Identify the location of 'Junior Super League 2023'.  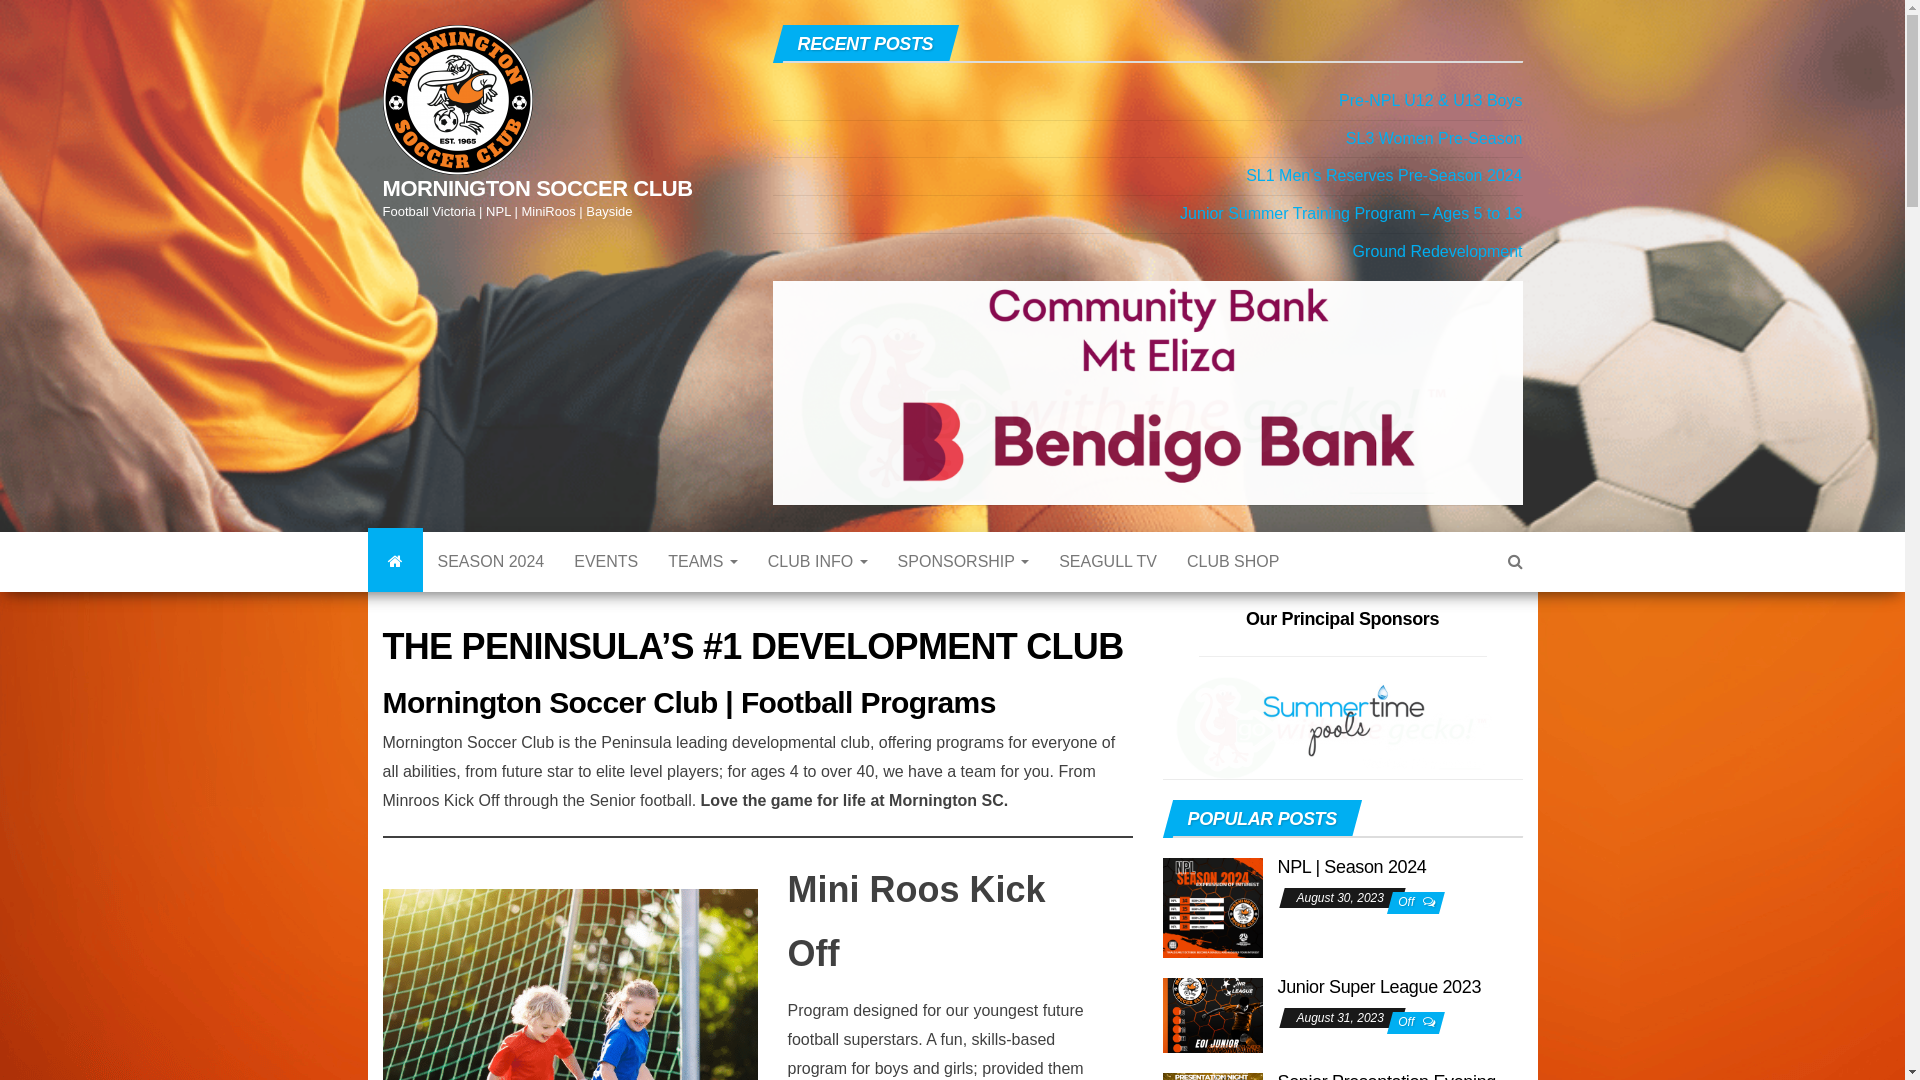
(1161, 1028).